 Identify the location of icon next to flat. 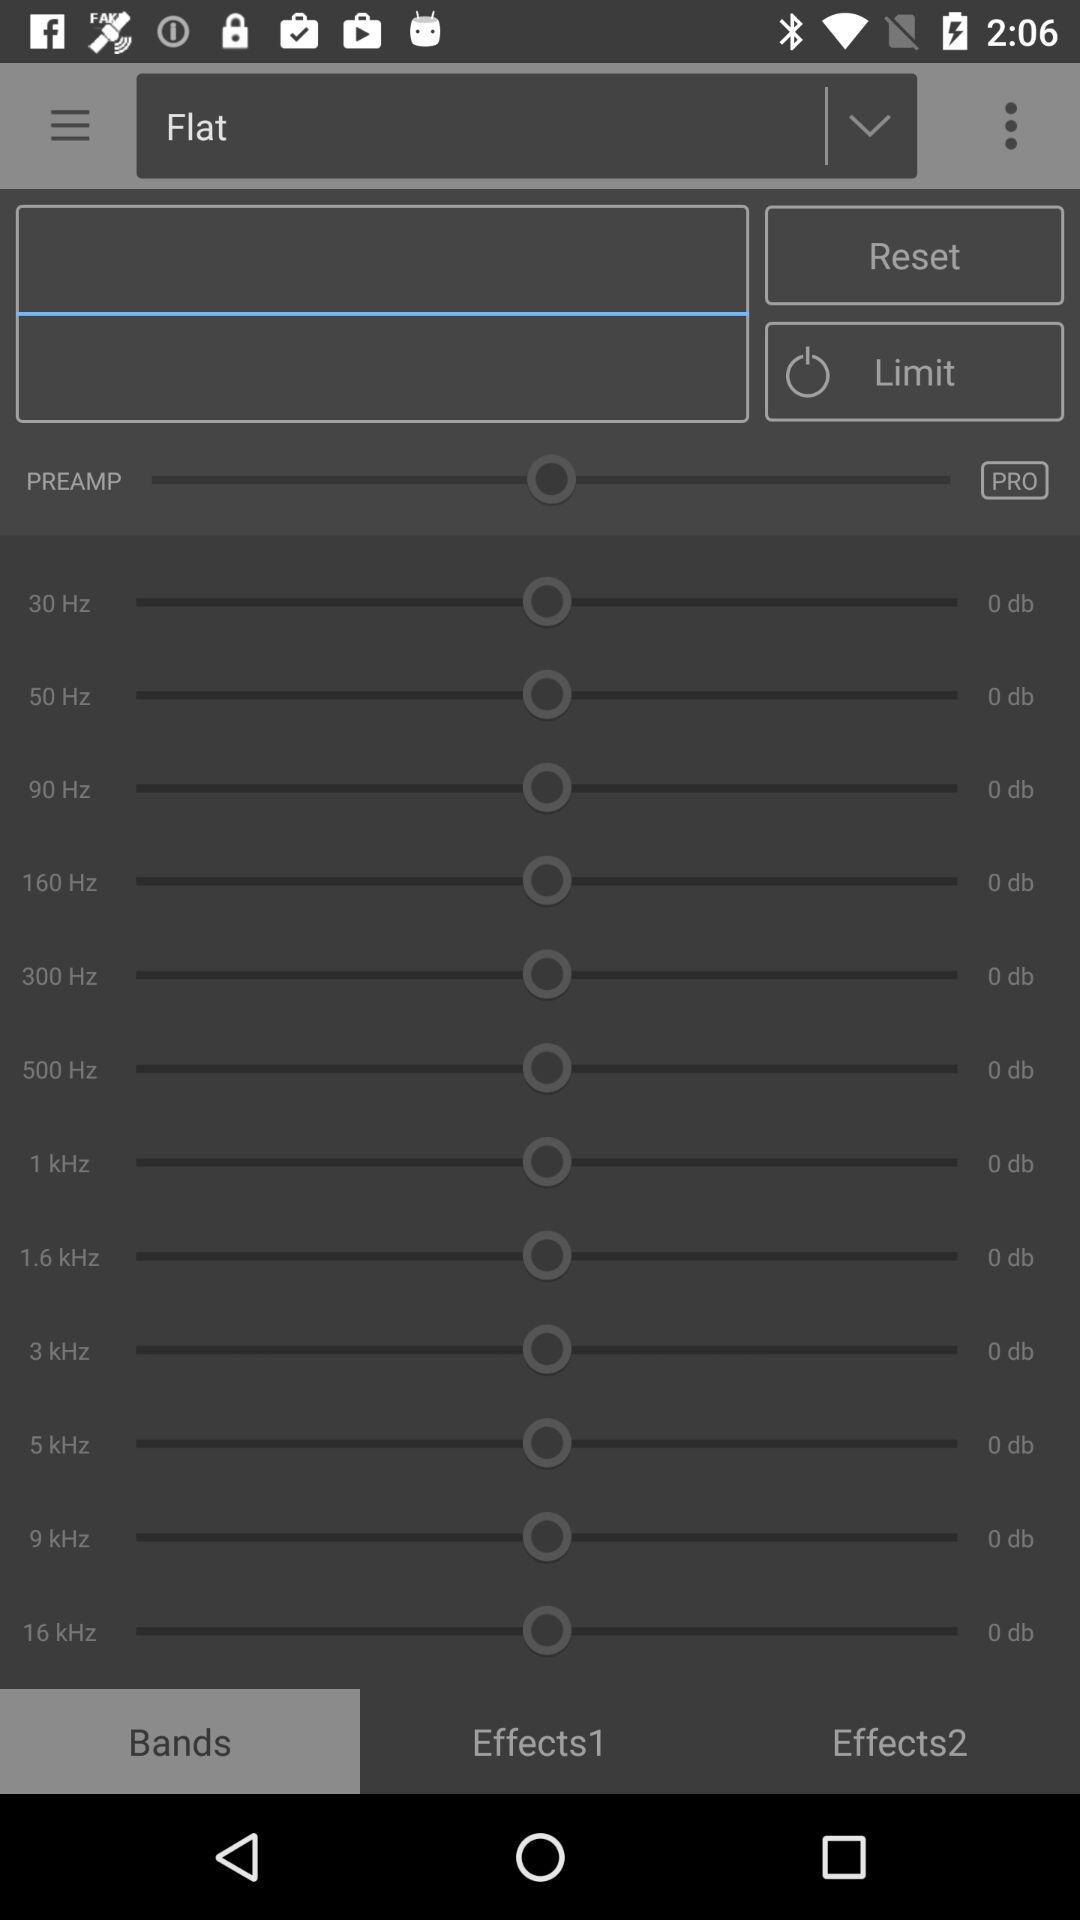
(61, 124).